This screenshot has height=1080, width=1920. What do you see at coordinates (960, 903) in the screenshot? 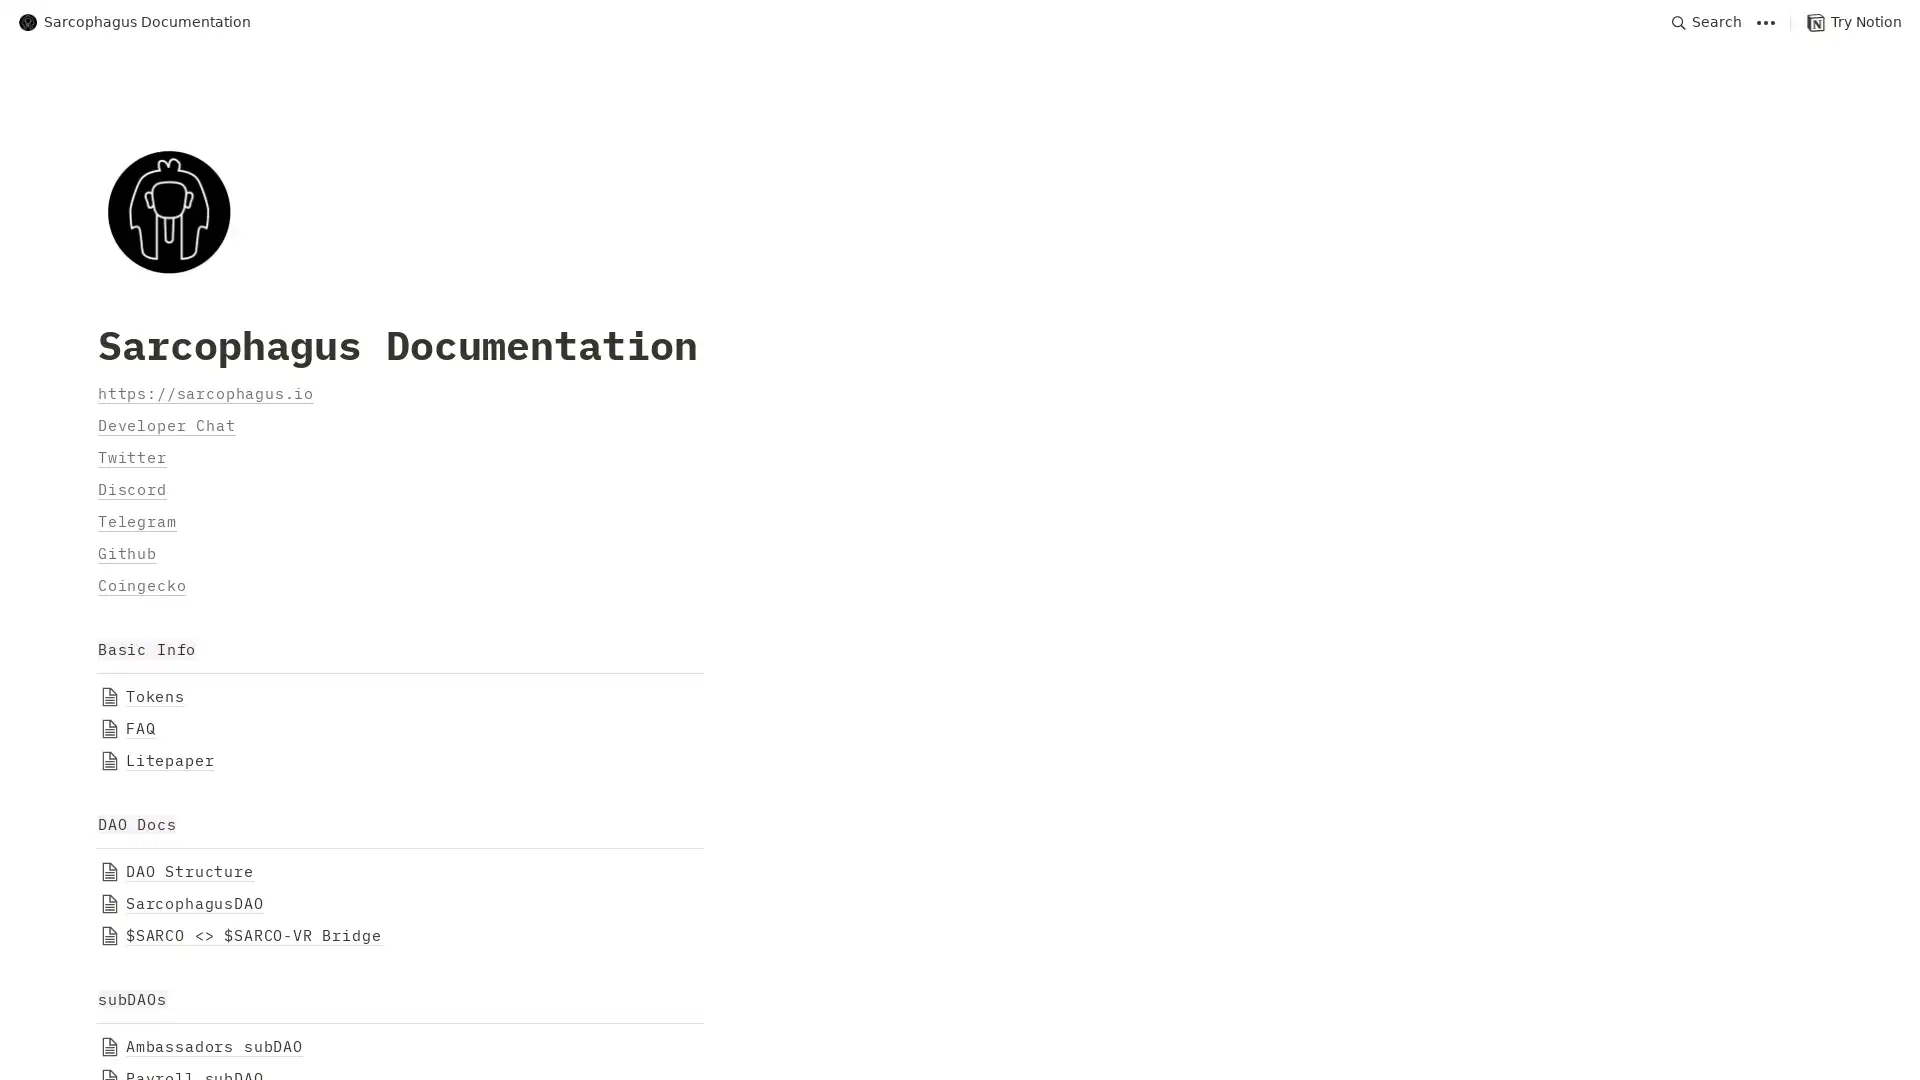
I see `SarcophagusDAO` at bounding box center [960, 903].